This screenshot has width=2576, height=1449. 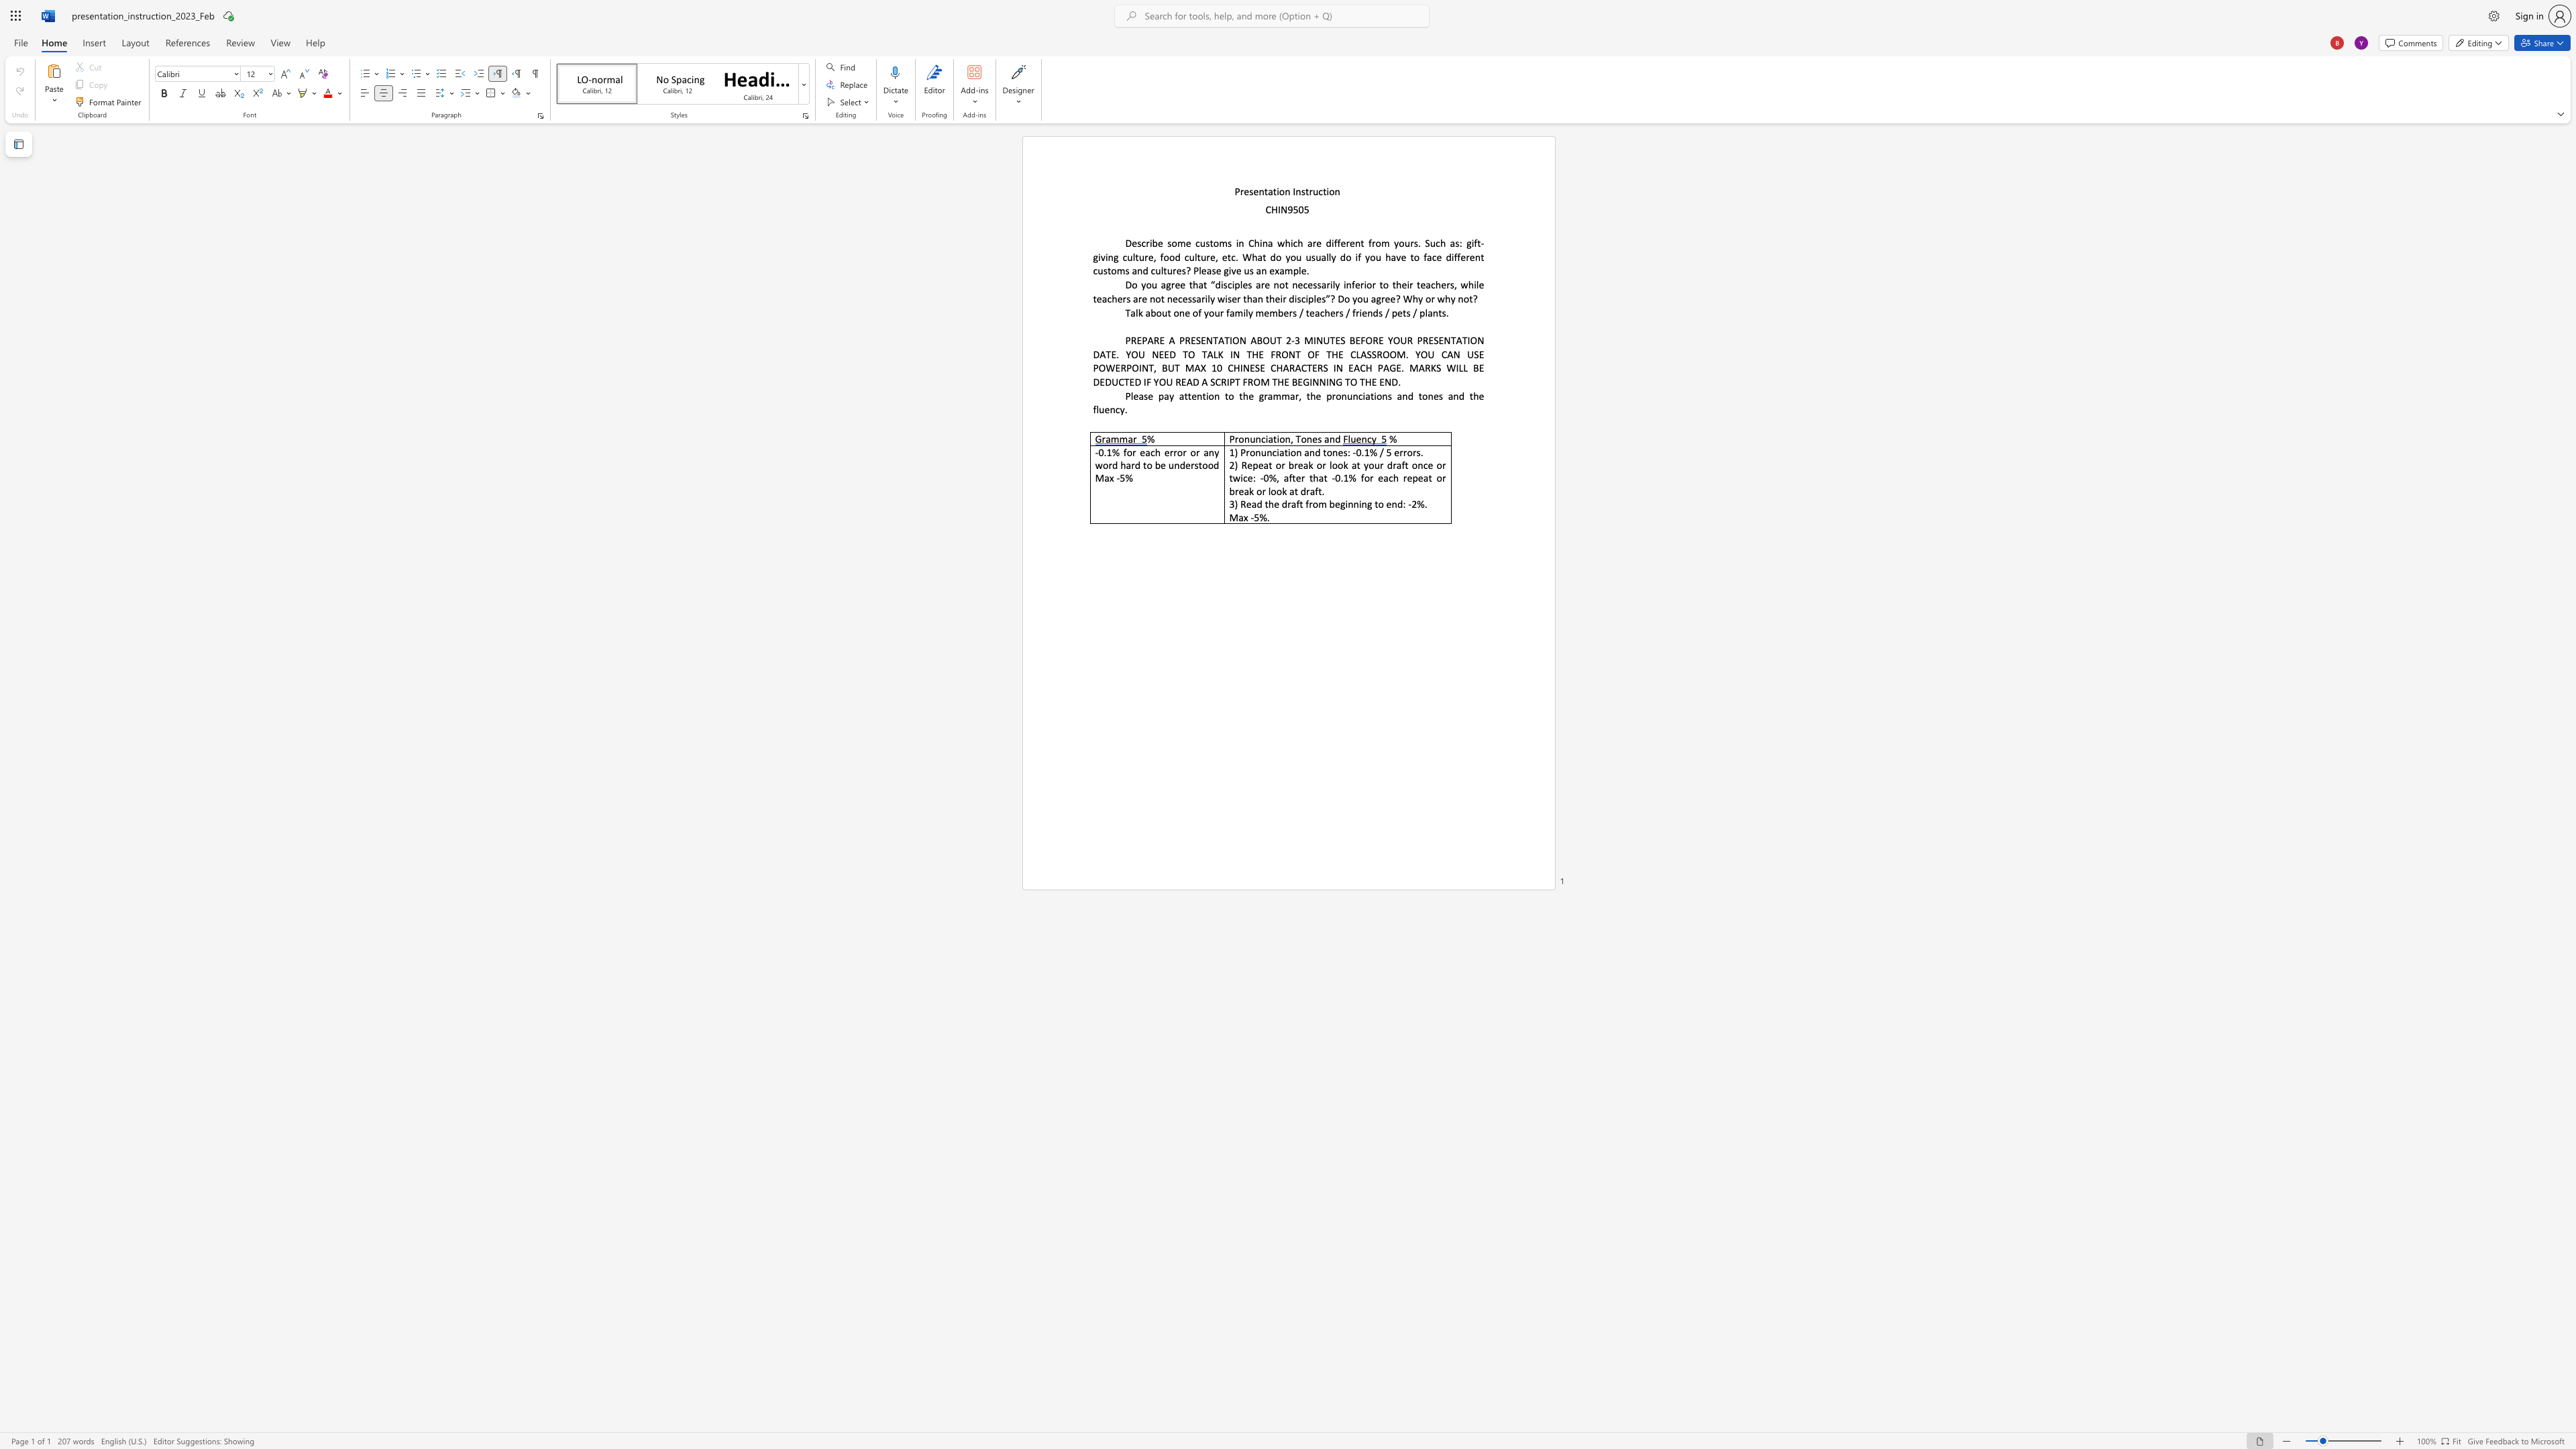 I want to click on the subset text "s an" within the text "Describe some customs in China which are different from yours. Such as: gift-giving culture, food culture, etc. What do you usually do if you have to face different customs and", so click(x=1124, y=270).